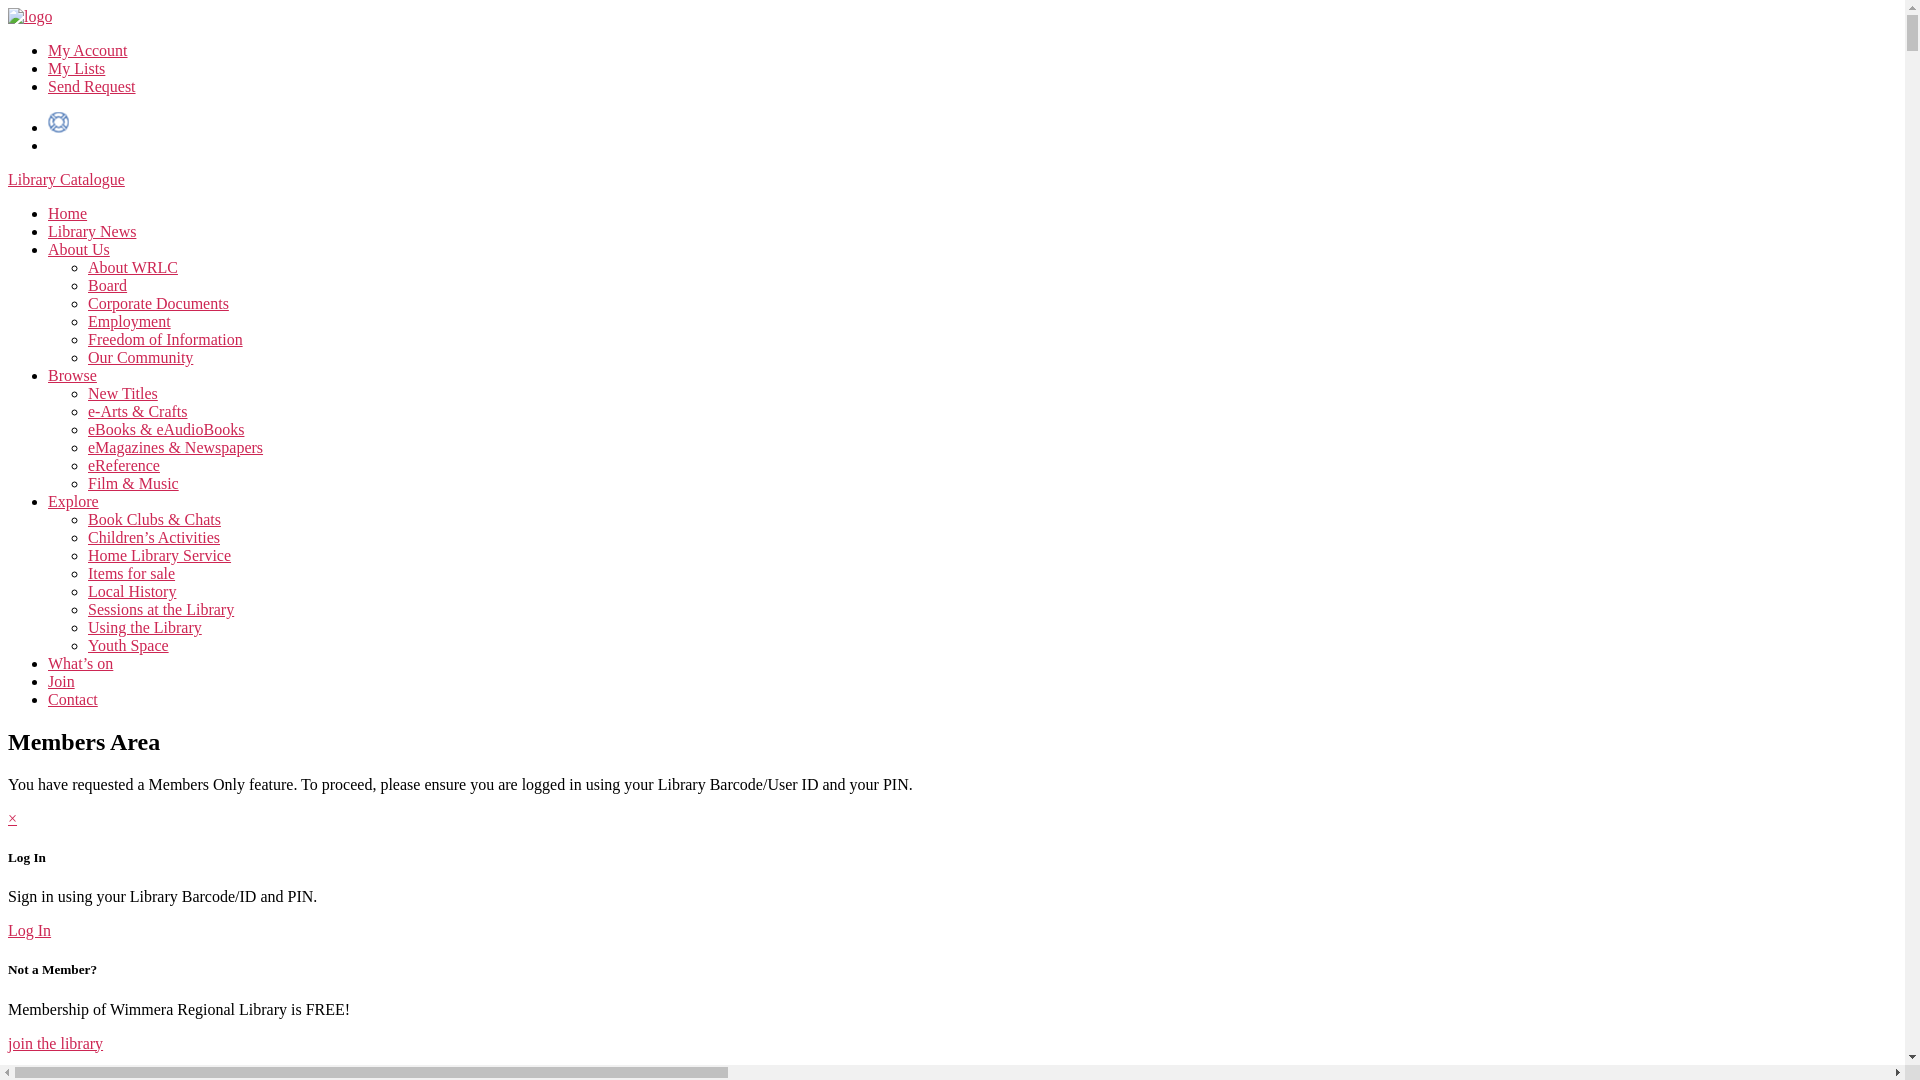 The image size is (1920, 1080). What do you see at coordinates (76, 67) in the screenshot?
I see `'My Lists'` at bounding box center [76, 67].